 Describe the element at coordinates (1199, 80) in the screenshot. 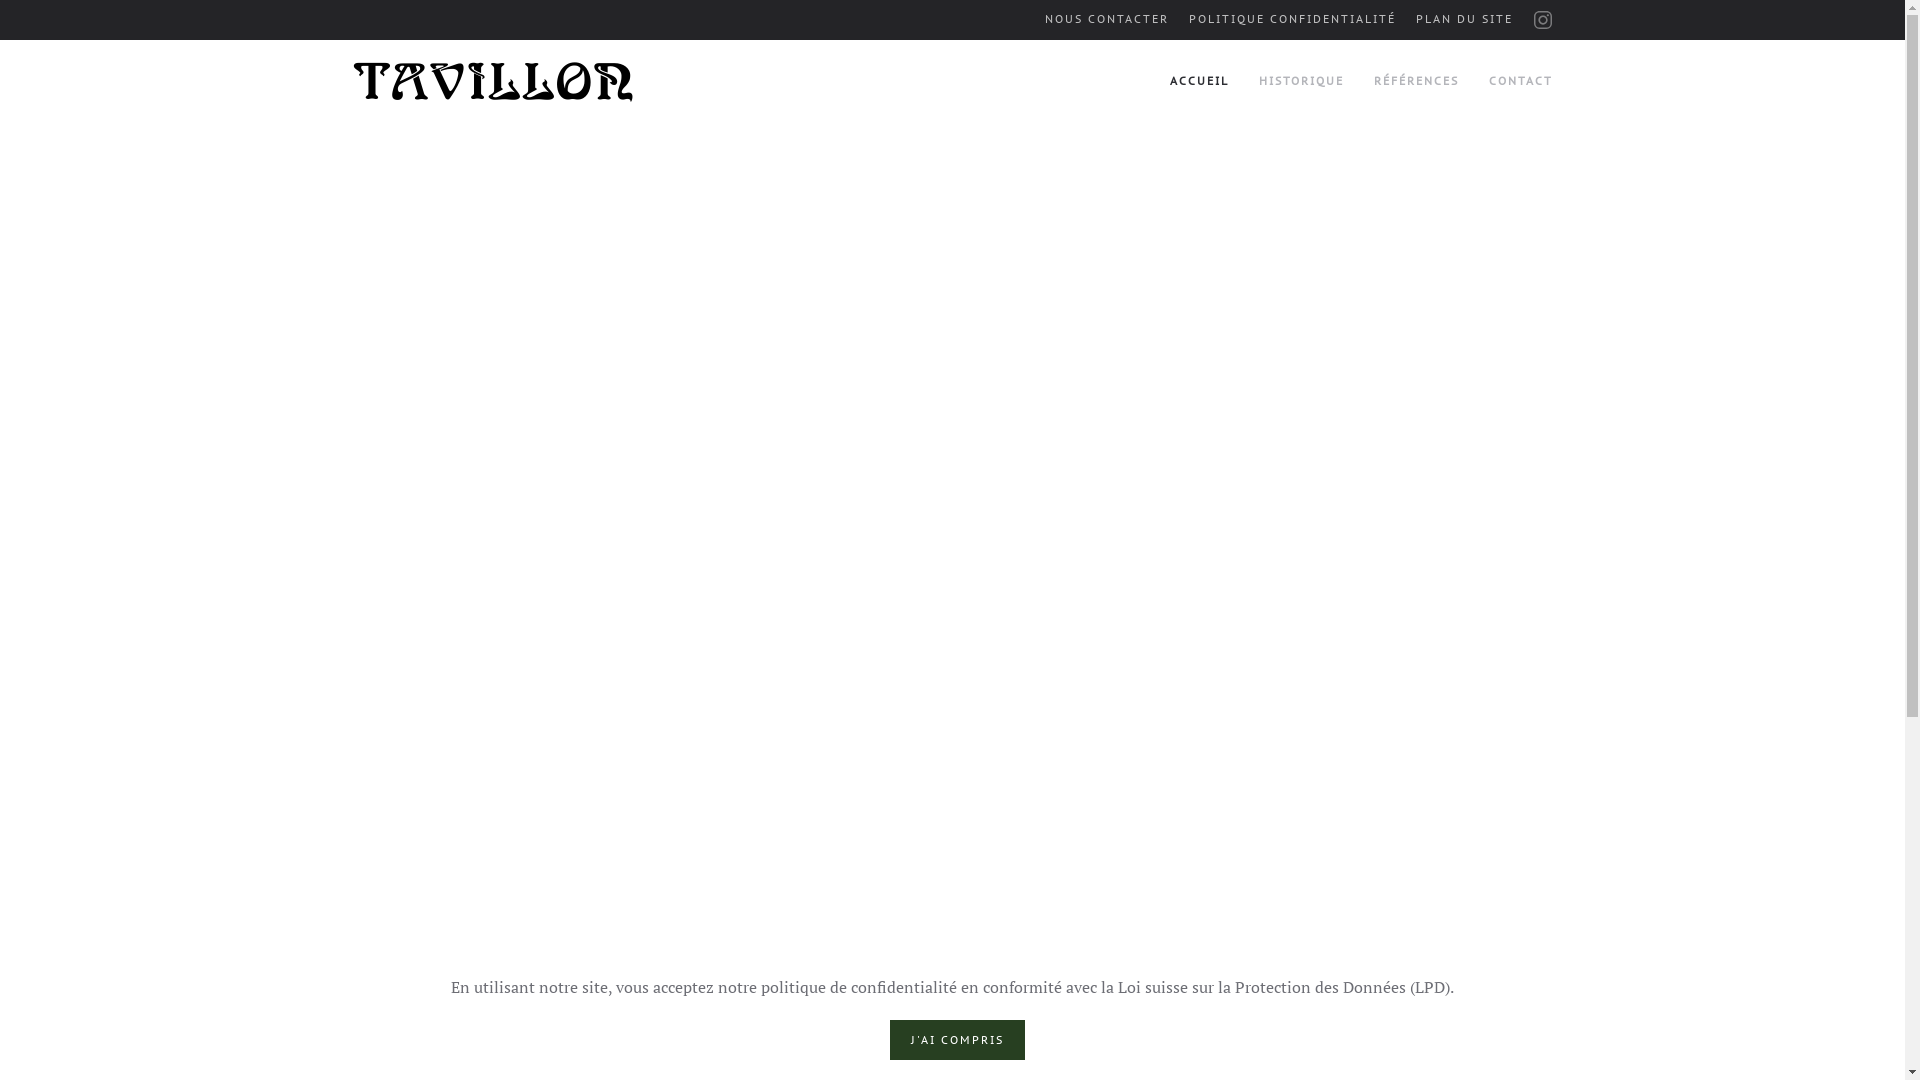

I see `'ACCUEIL'` at that location.